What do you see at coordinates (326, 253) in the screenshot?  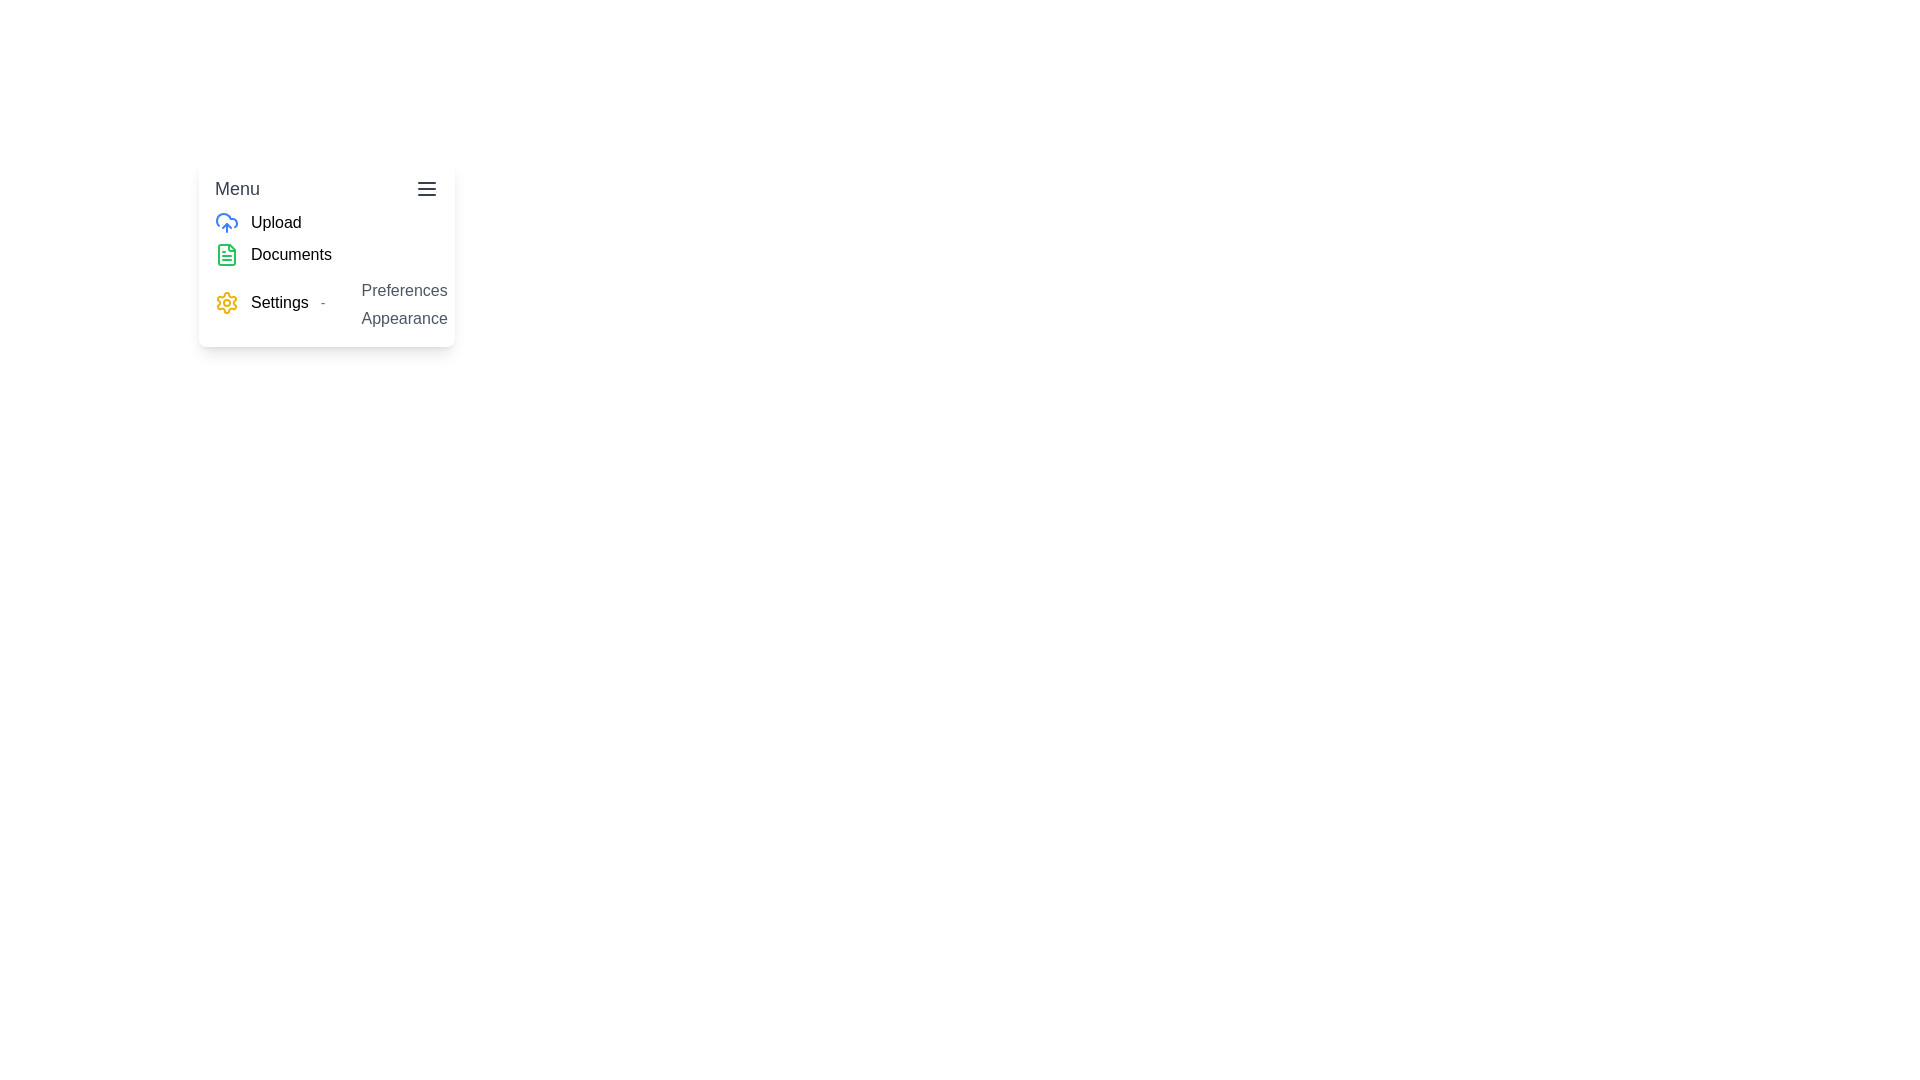 I see `the 'Documents' menu item, which is the second item in the vertical menu stack under the 'Menu' heading, located directly below the 'Upload' menu item` at bounding box center [326, 253].